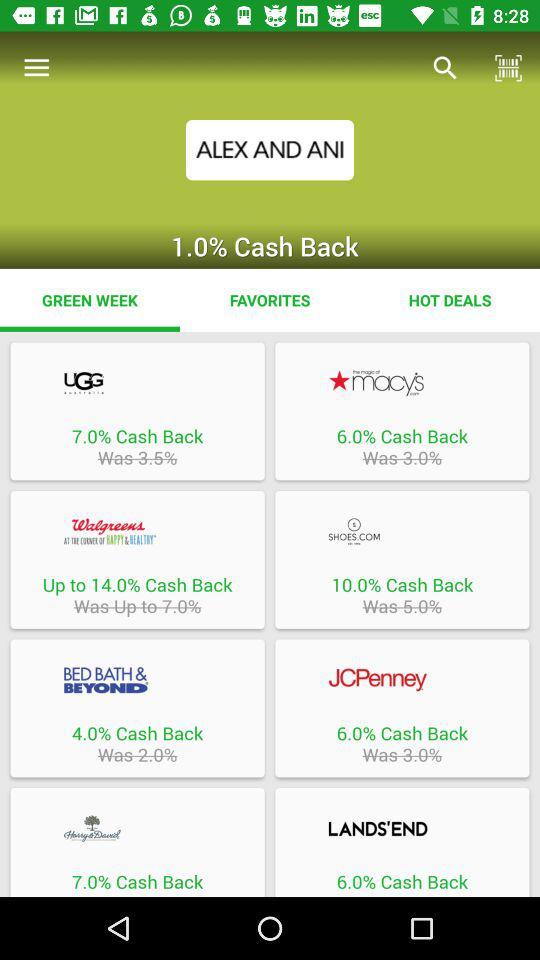  Describe the element at coordinates (270, 299) in the screenshot. I see `item next to green week` at that location.